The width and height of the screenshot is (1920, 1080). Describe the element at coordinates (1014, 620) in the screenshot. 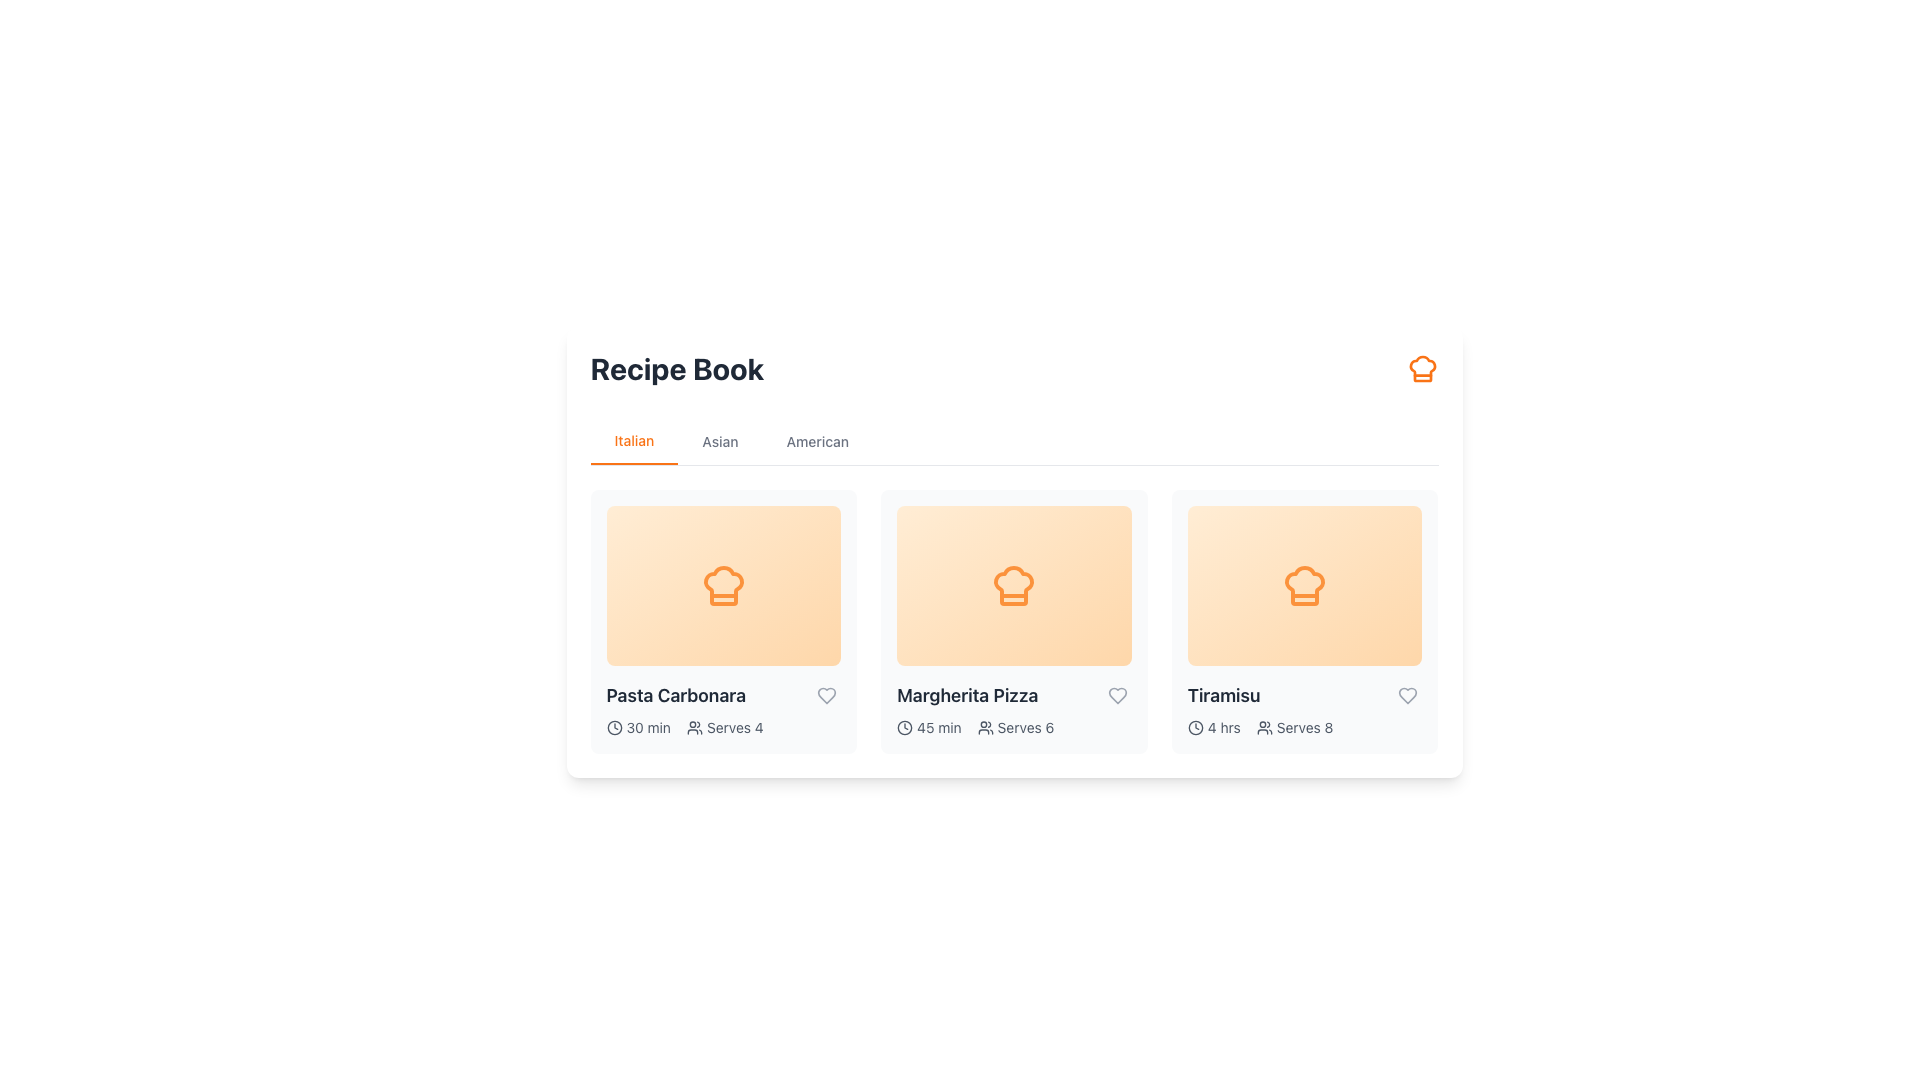

I see `the Margherita Pizza card in the Recipe Book section` at that location.